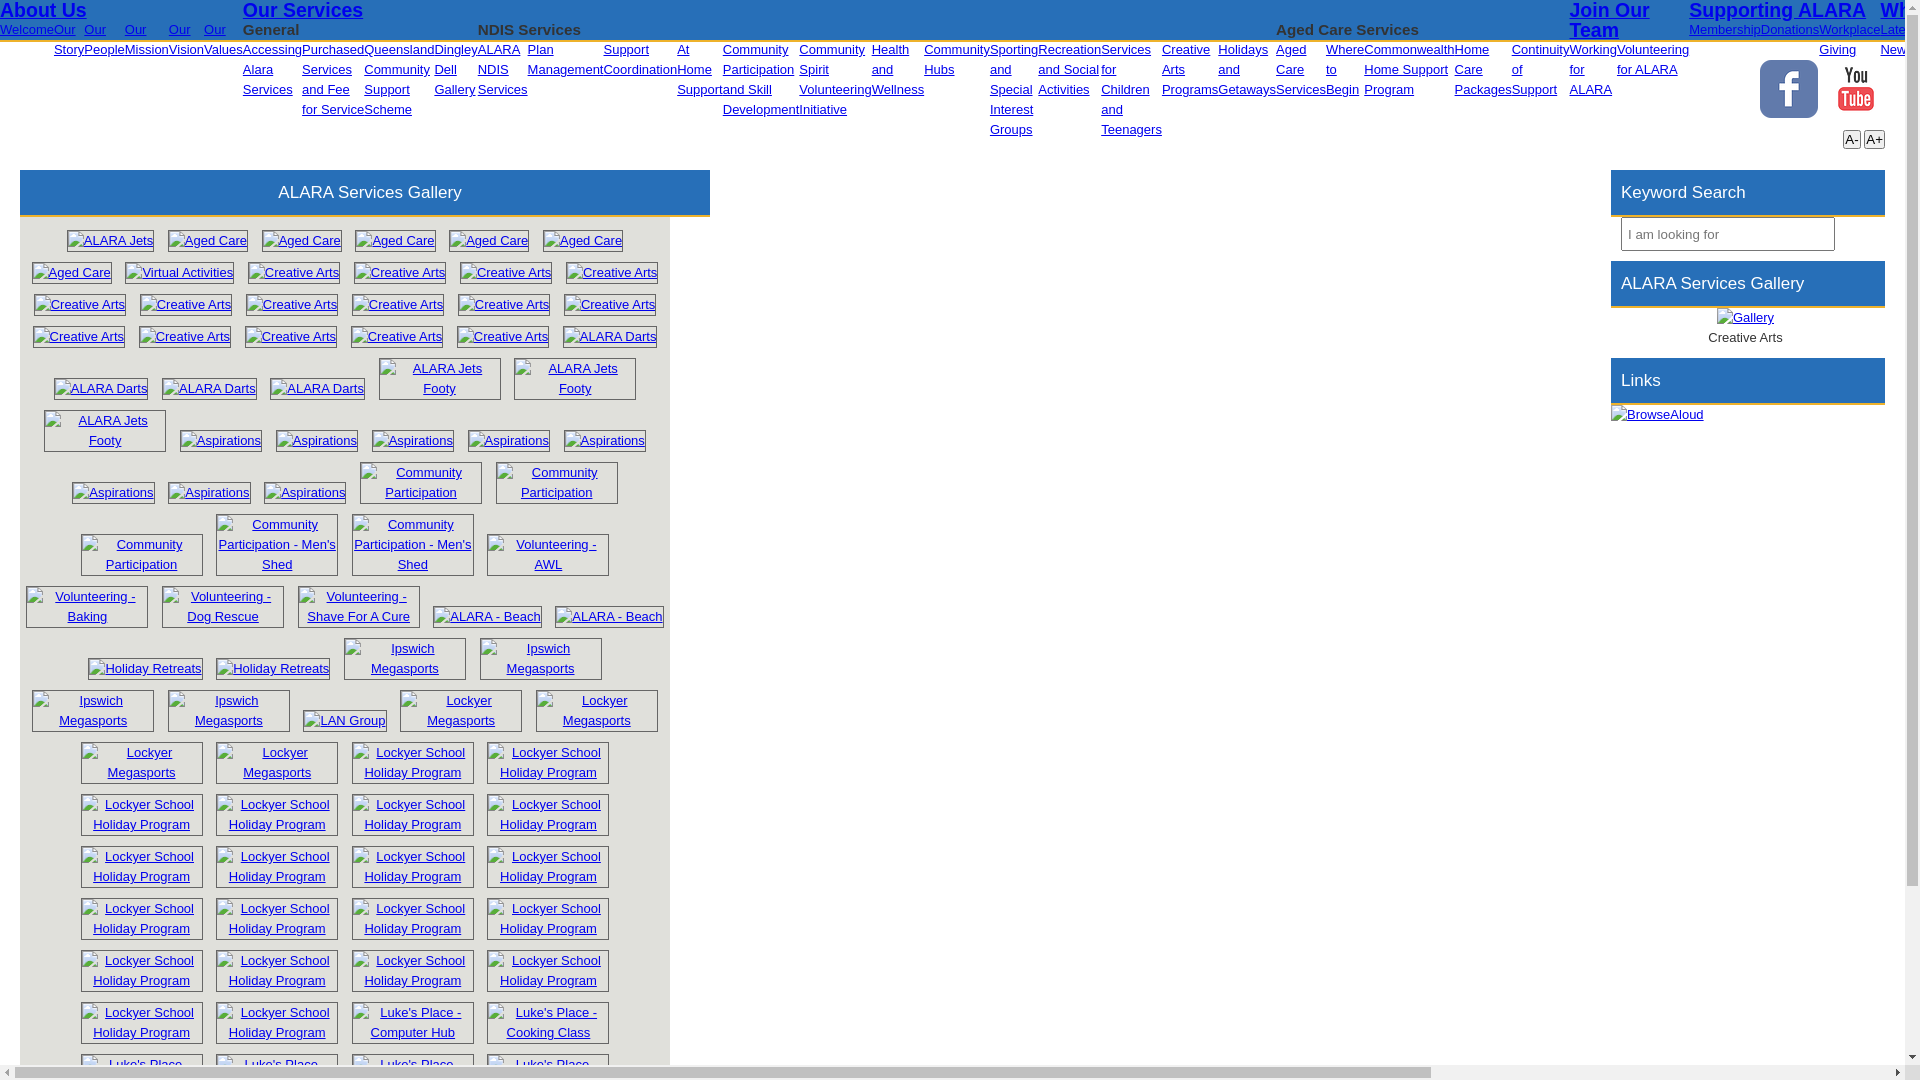 Image resolution: width=1920 pixels, height=1080 pixels. I want to click on 'Support Coordination', so click(638, 58).